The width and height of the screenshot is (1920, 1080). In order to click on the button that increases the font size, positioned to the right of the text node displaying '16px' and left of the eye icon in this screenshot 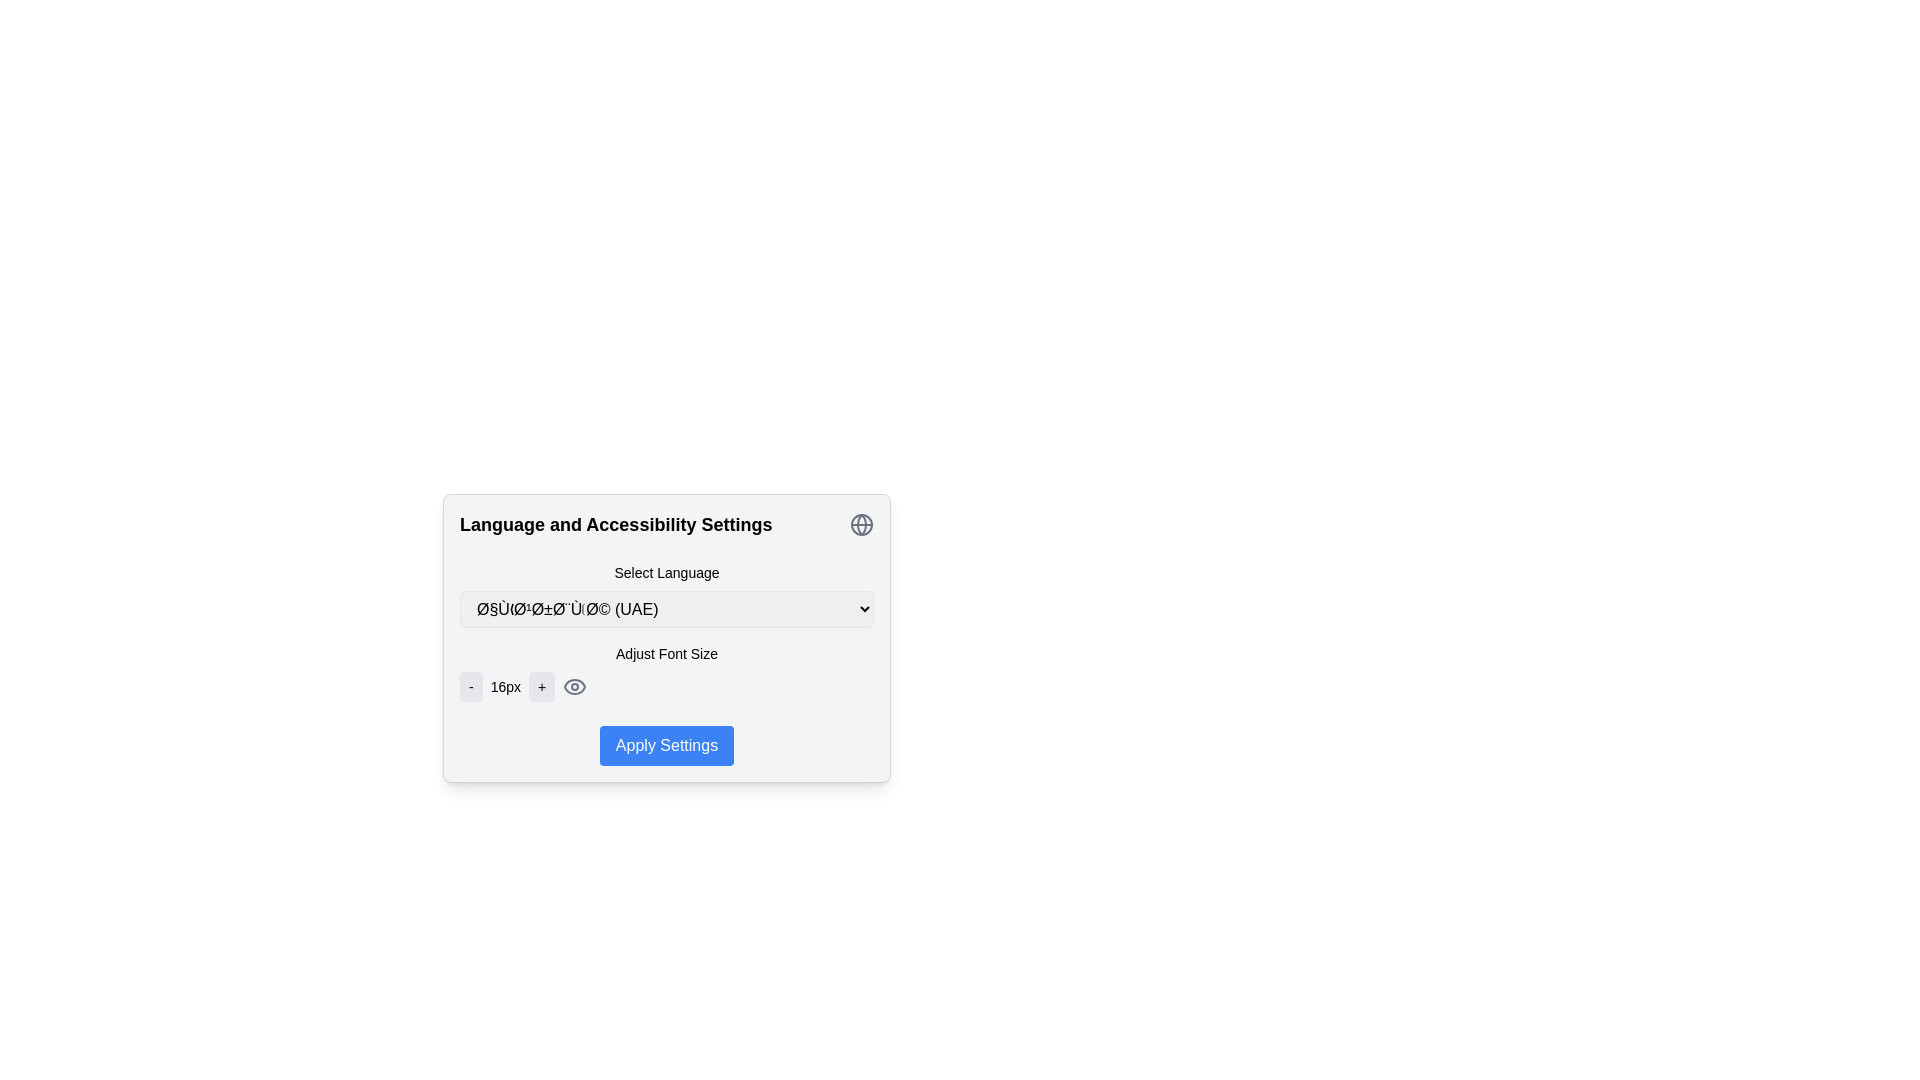, I will do `click(542, 685)`.